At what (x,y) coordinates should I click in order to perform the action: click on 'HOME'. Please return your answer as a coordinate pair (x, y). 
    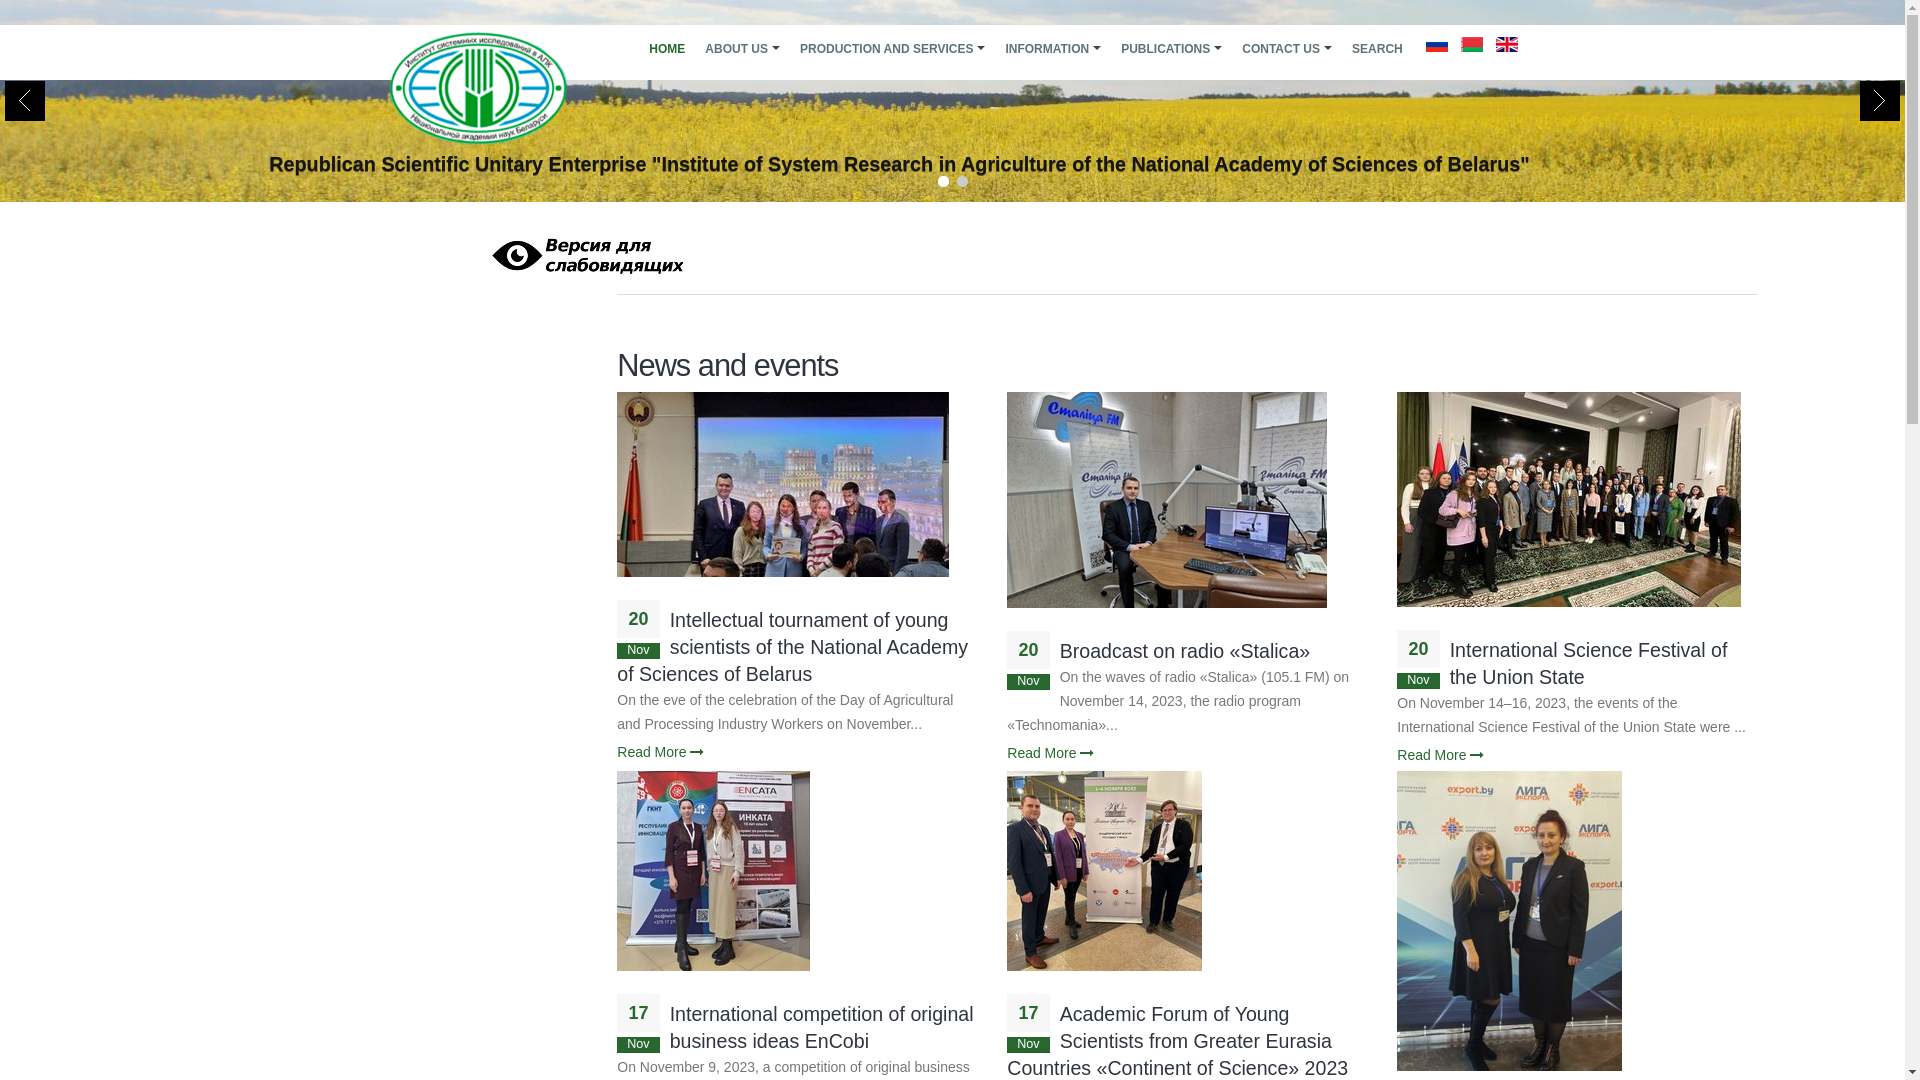
    Looking at the image, I should click on (667, 48).